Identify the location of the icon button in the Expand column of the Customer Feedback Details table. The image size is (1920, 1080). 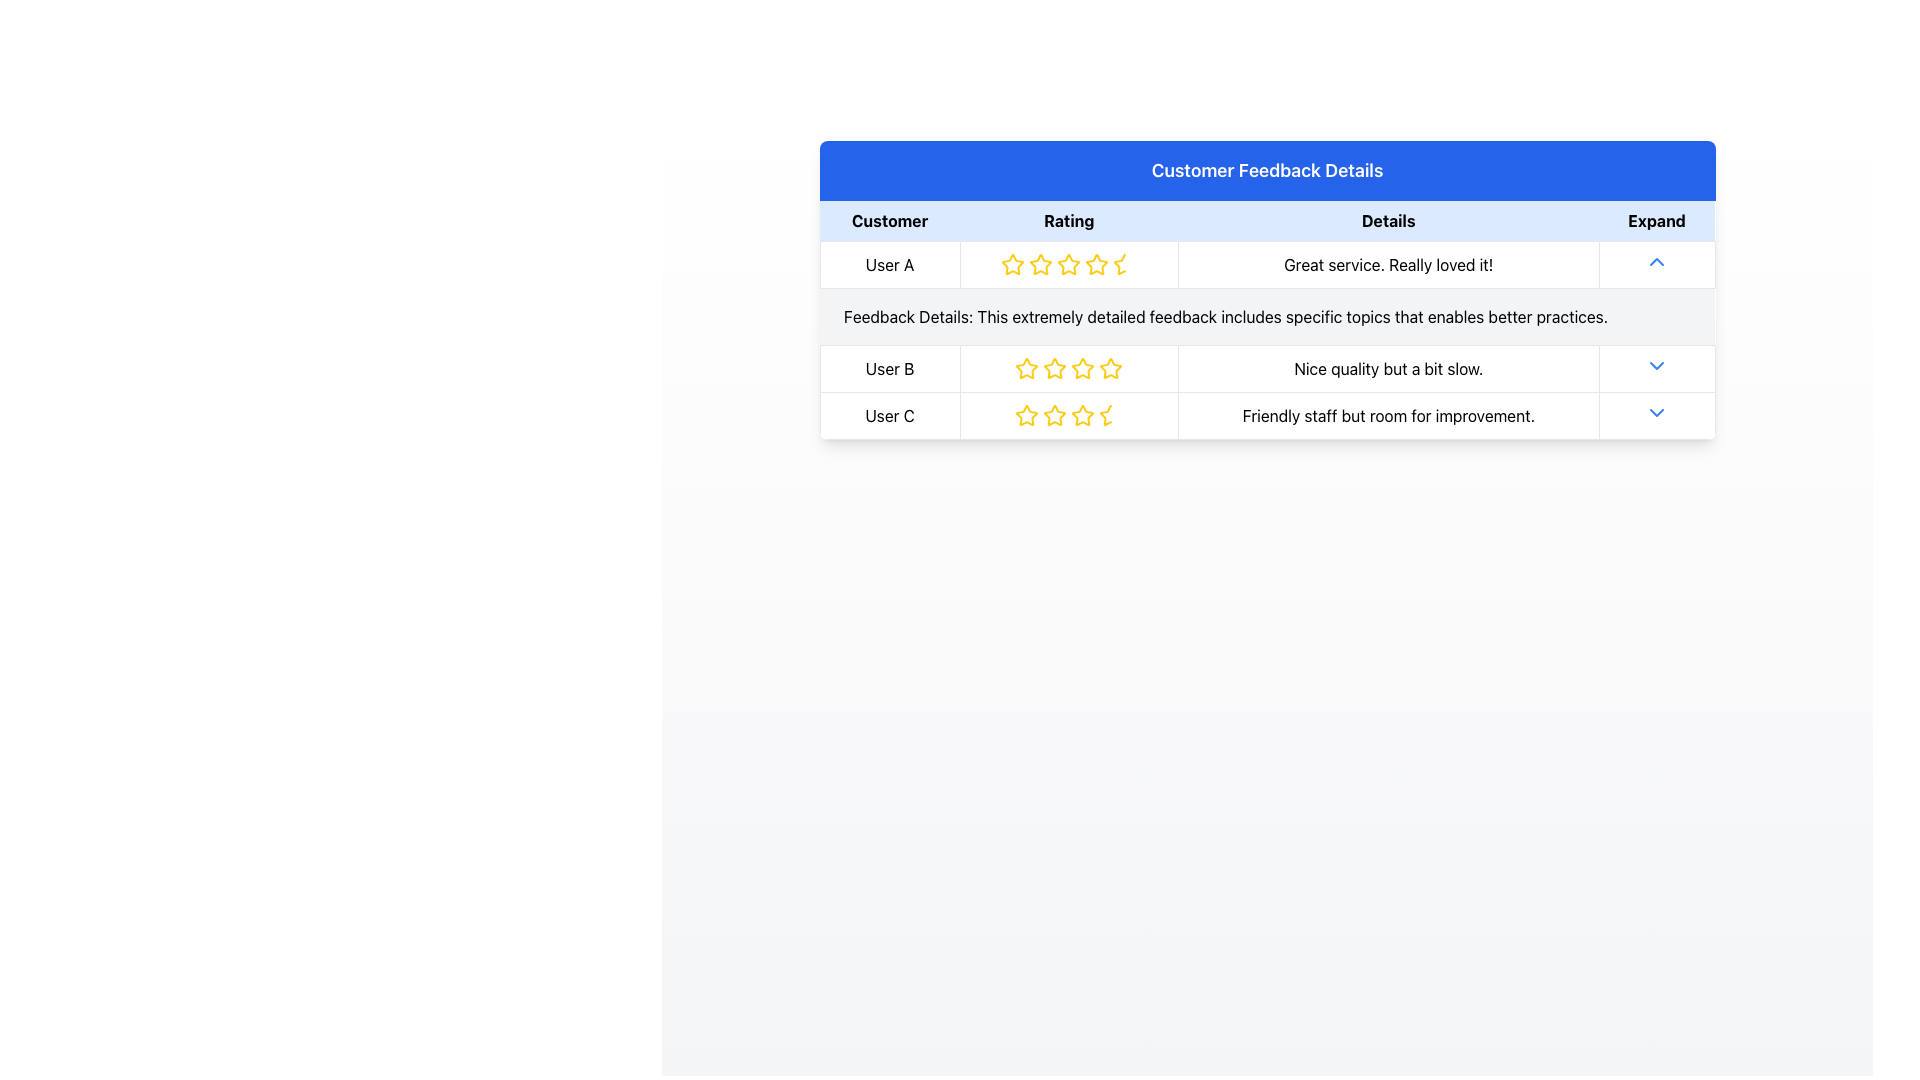
(1657, 261).